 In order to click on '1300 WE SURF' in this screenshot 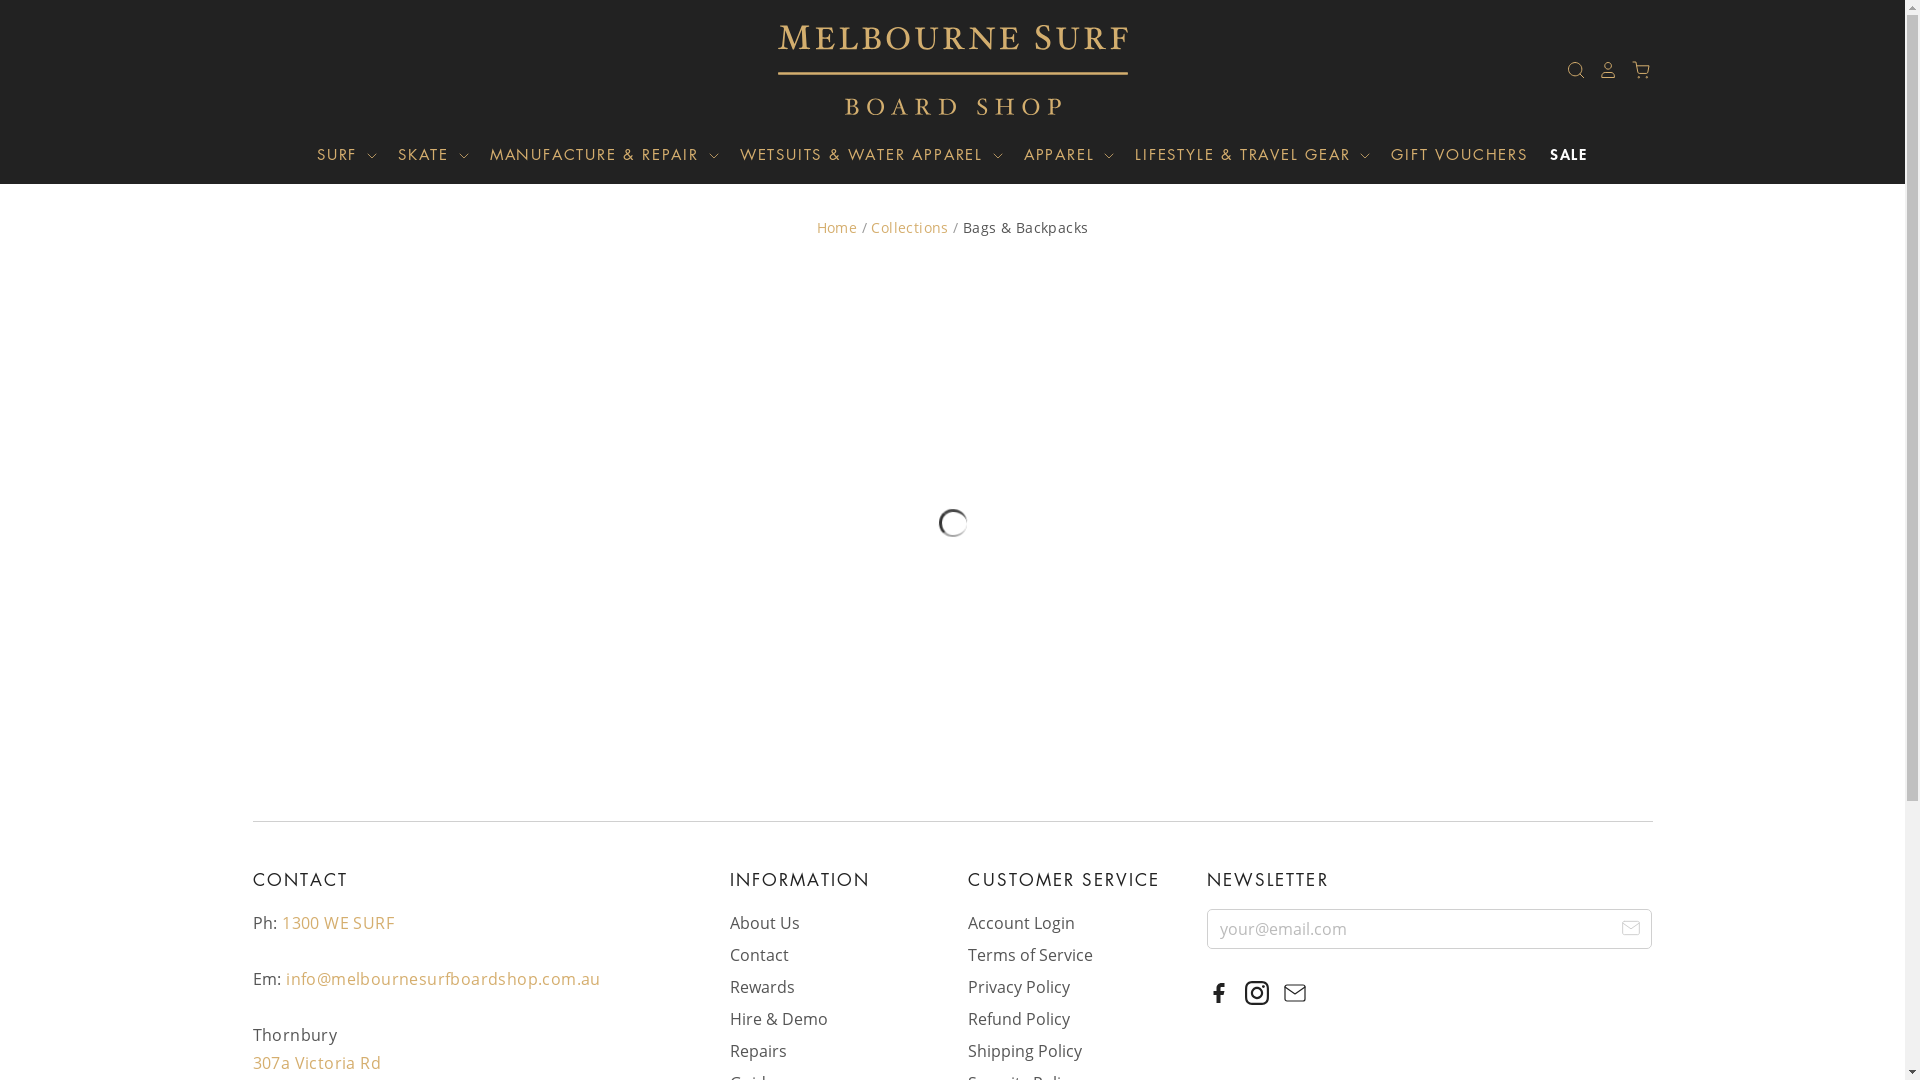, I will do `click(337, 922)`.